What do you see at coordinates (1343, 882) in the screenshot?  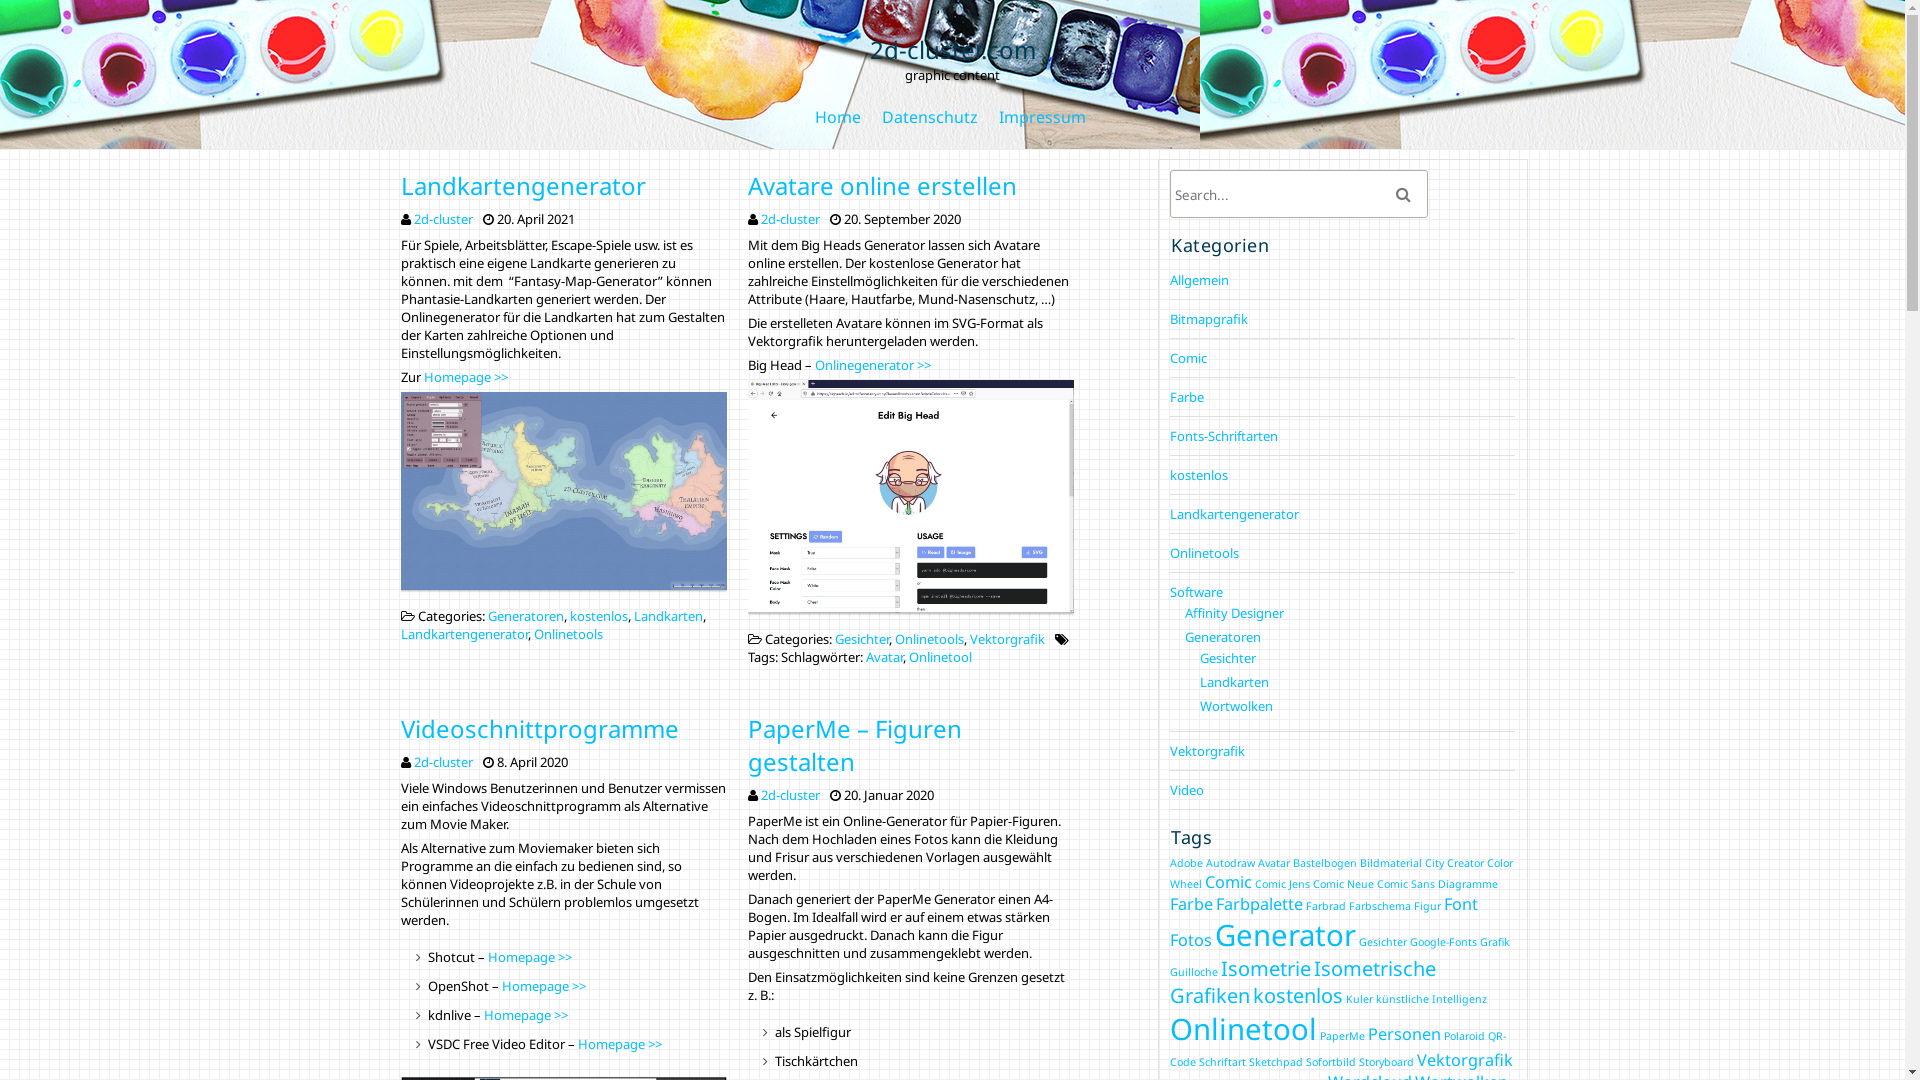 I see `'Comic Neue'` at bounding box center [1343, 882].